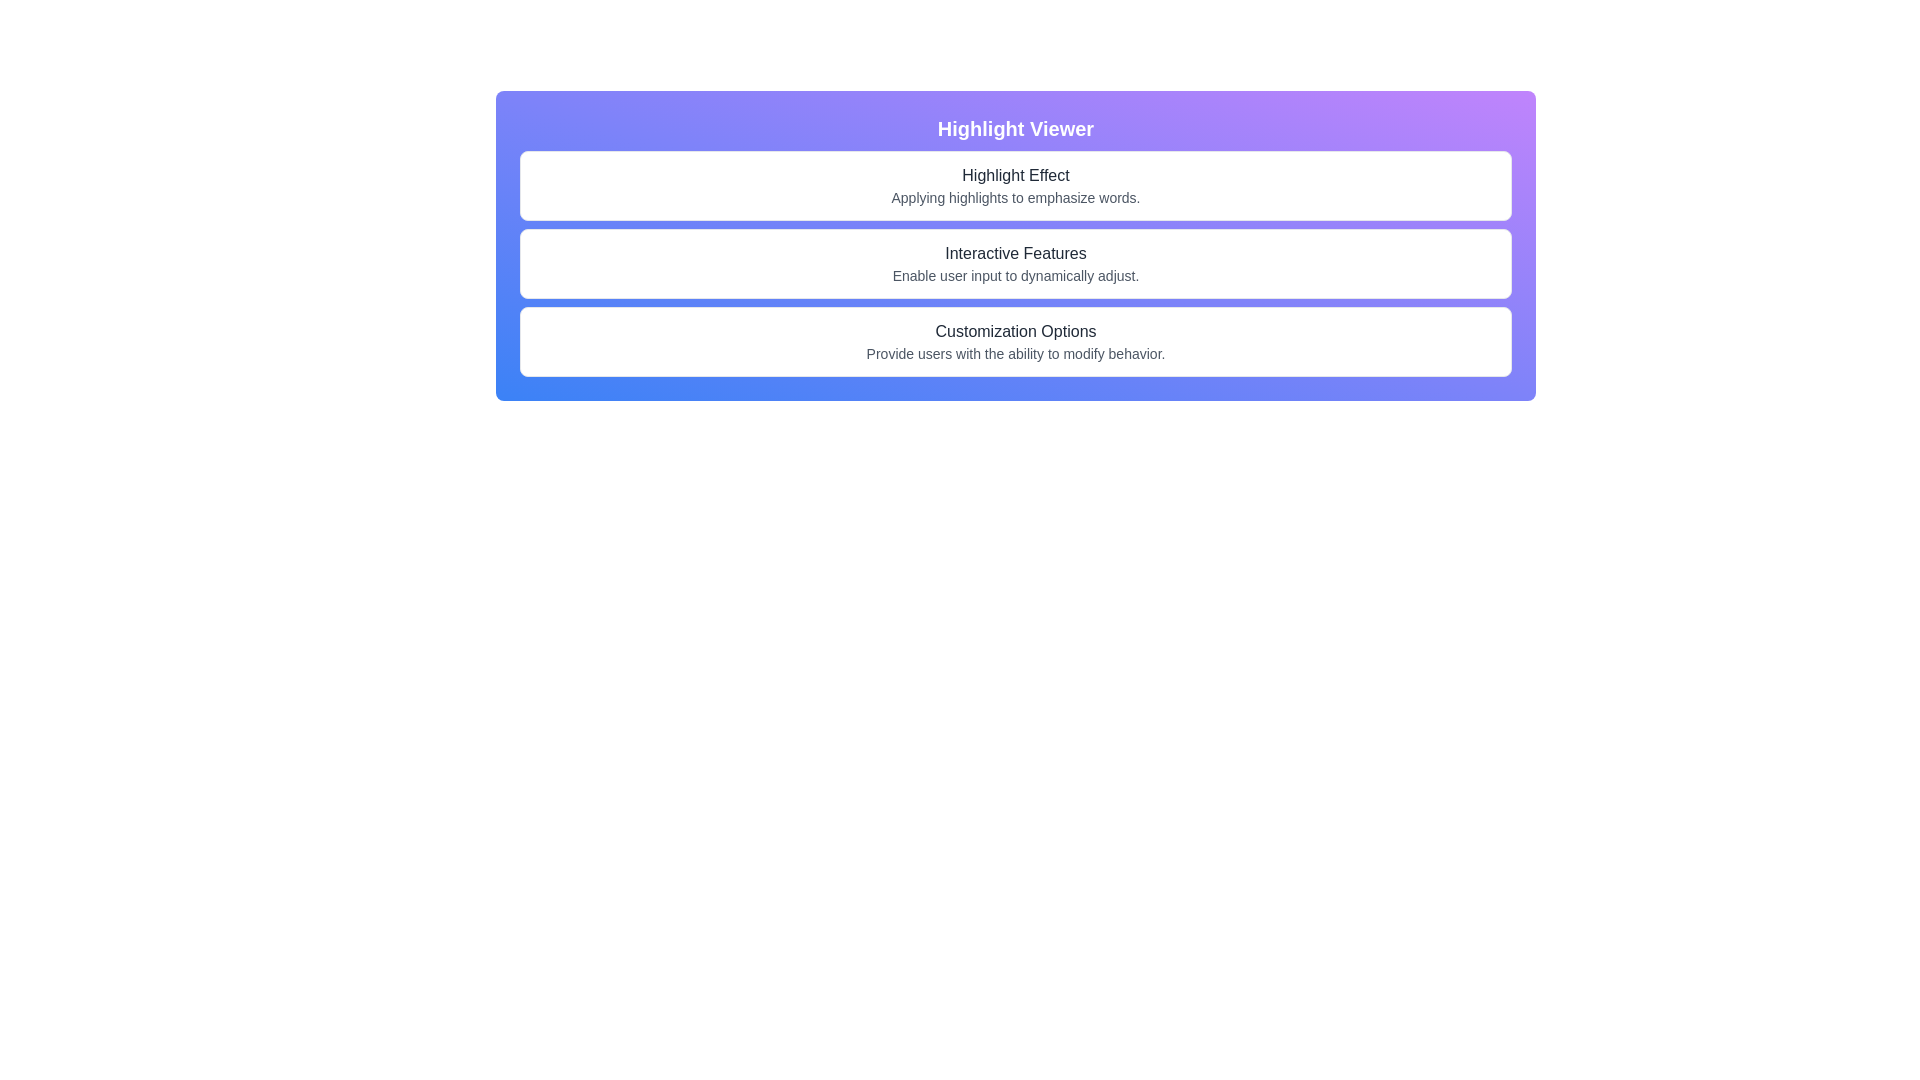 Image resolution: width=1920 pixels, height=1080 pixels. I want to click on the letter 't' in the word 'Customization' within the text 'Customization Options', which is styled with an underline hover effect, so click(966, 330).